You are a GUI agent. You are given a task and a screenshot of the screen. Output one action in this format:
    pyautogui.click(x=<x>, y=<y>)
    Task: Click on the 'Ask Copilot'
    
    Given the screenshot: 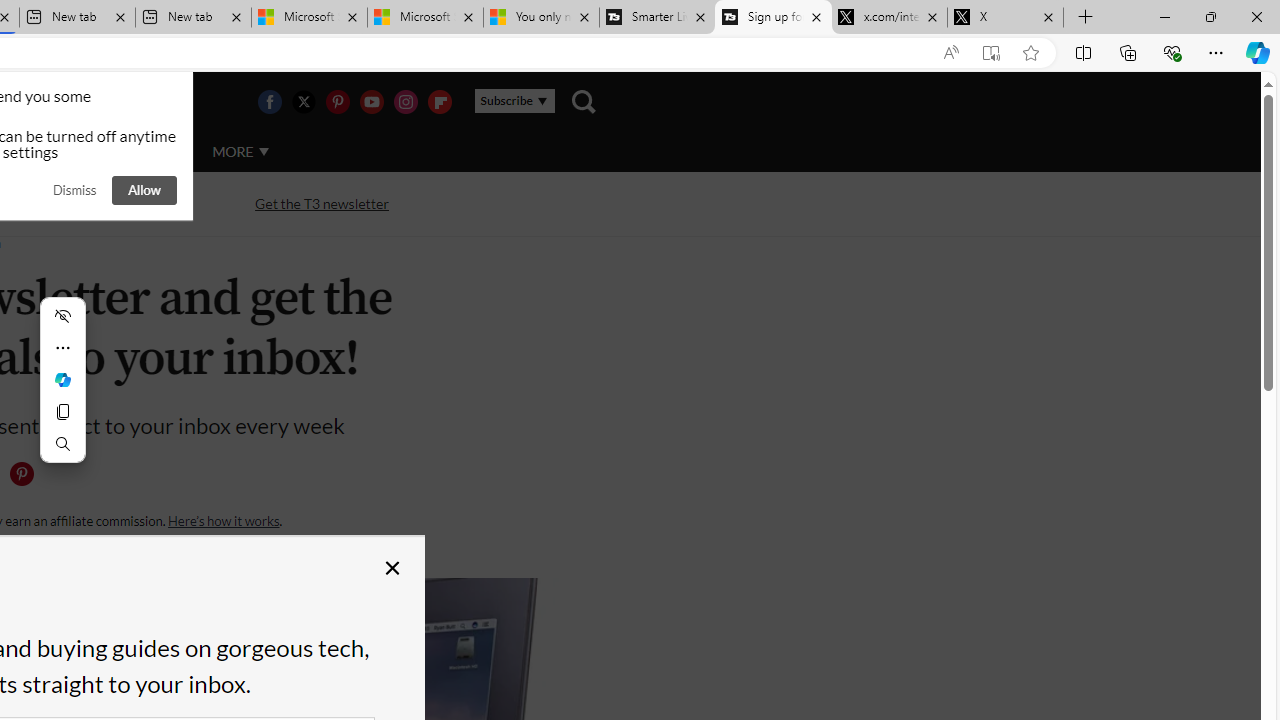 What is the action you would take?
    pyautogui.click(x=62, y=380)
    